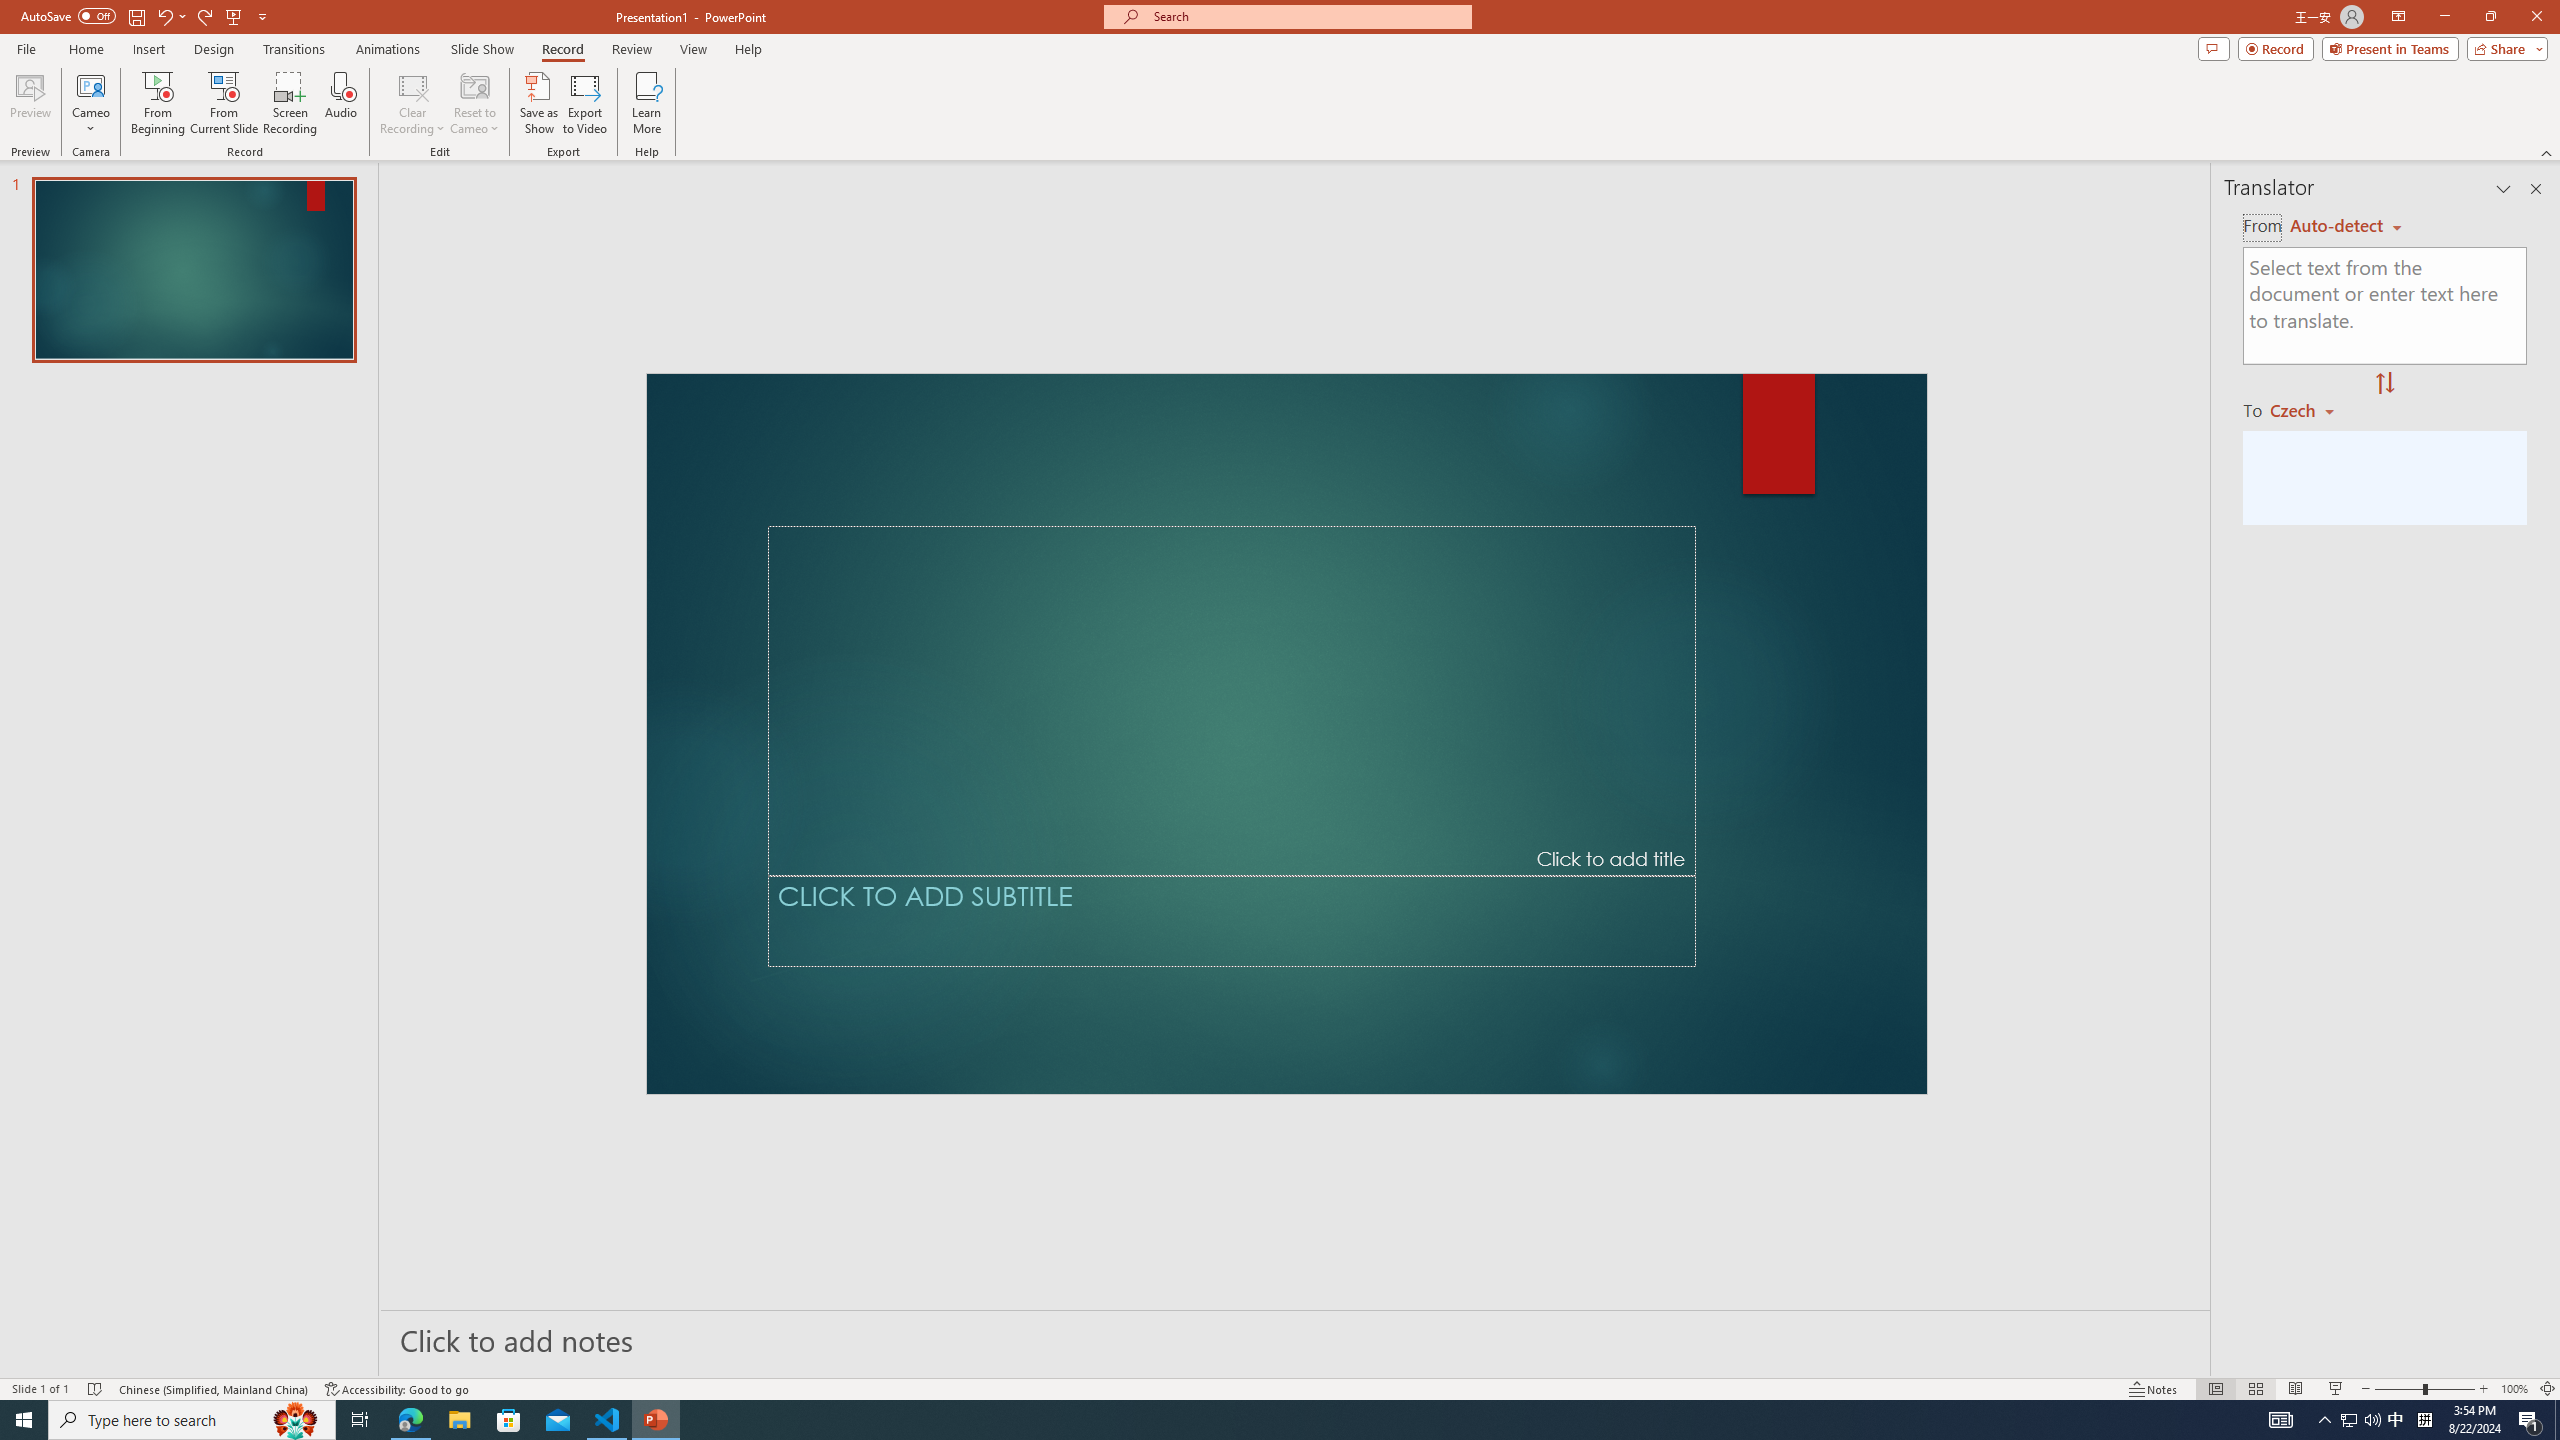 The height and width of the screenshot is (1440, 2560). I want to click on 'Screen Recording', so click(289, 103).